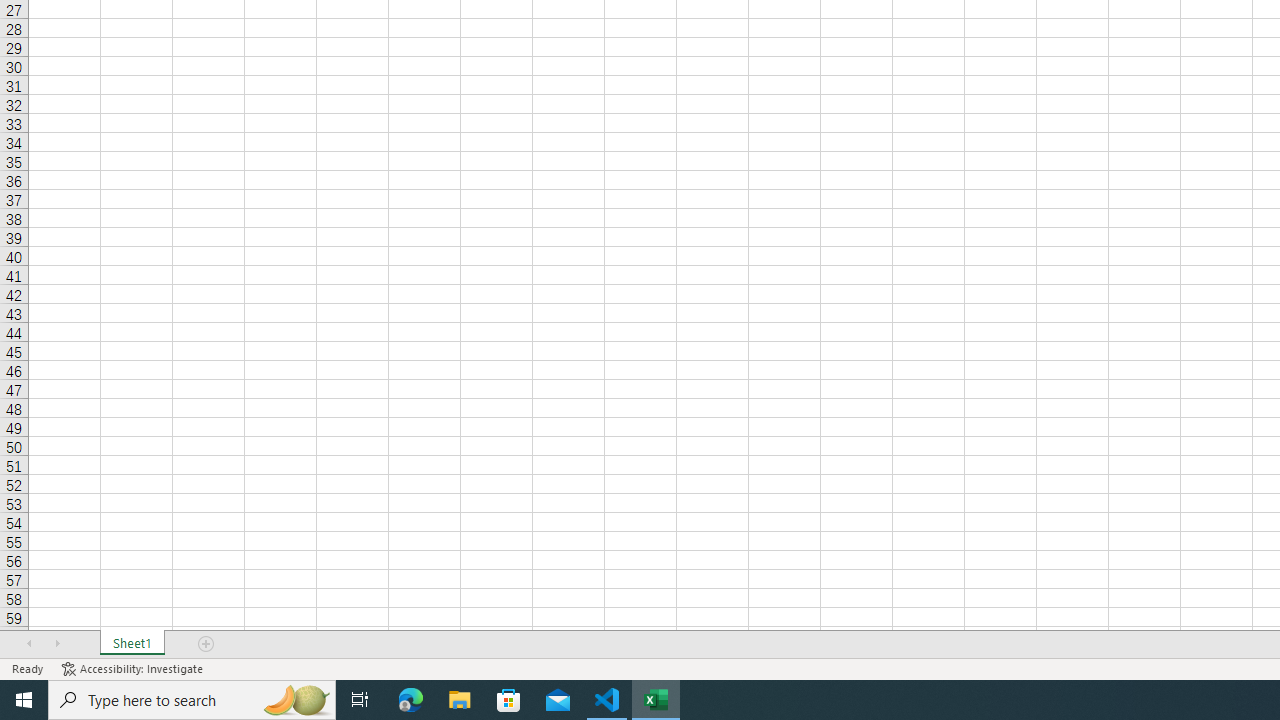 The height and width of the screenshot is (720, 1280). Describe the element at coordinates (133, 669) in the screenshot. I see `'Accessibility Checker Accessibility: Investigate'` at that location.